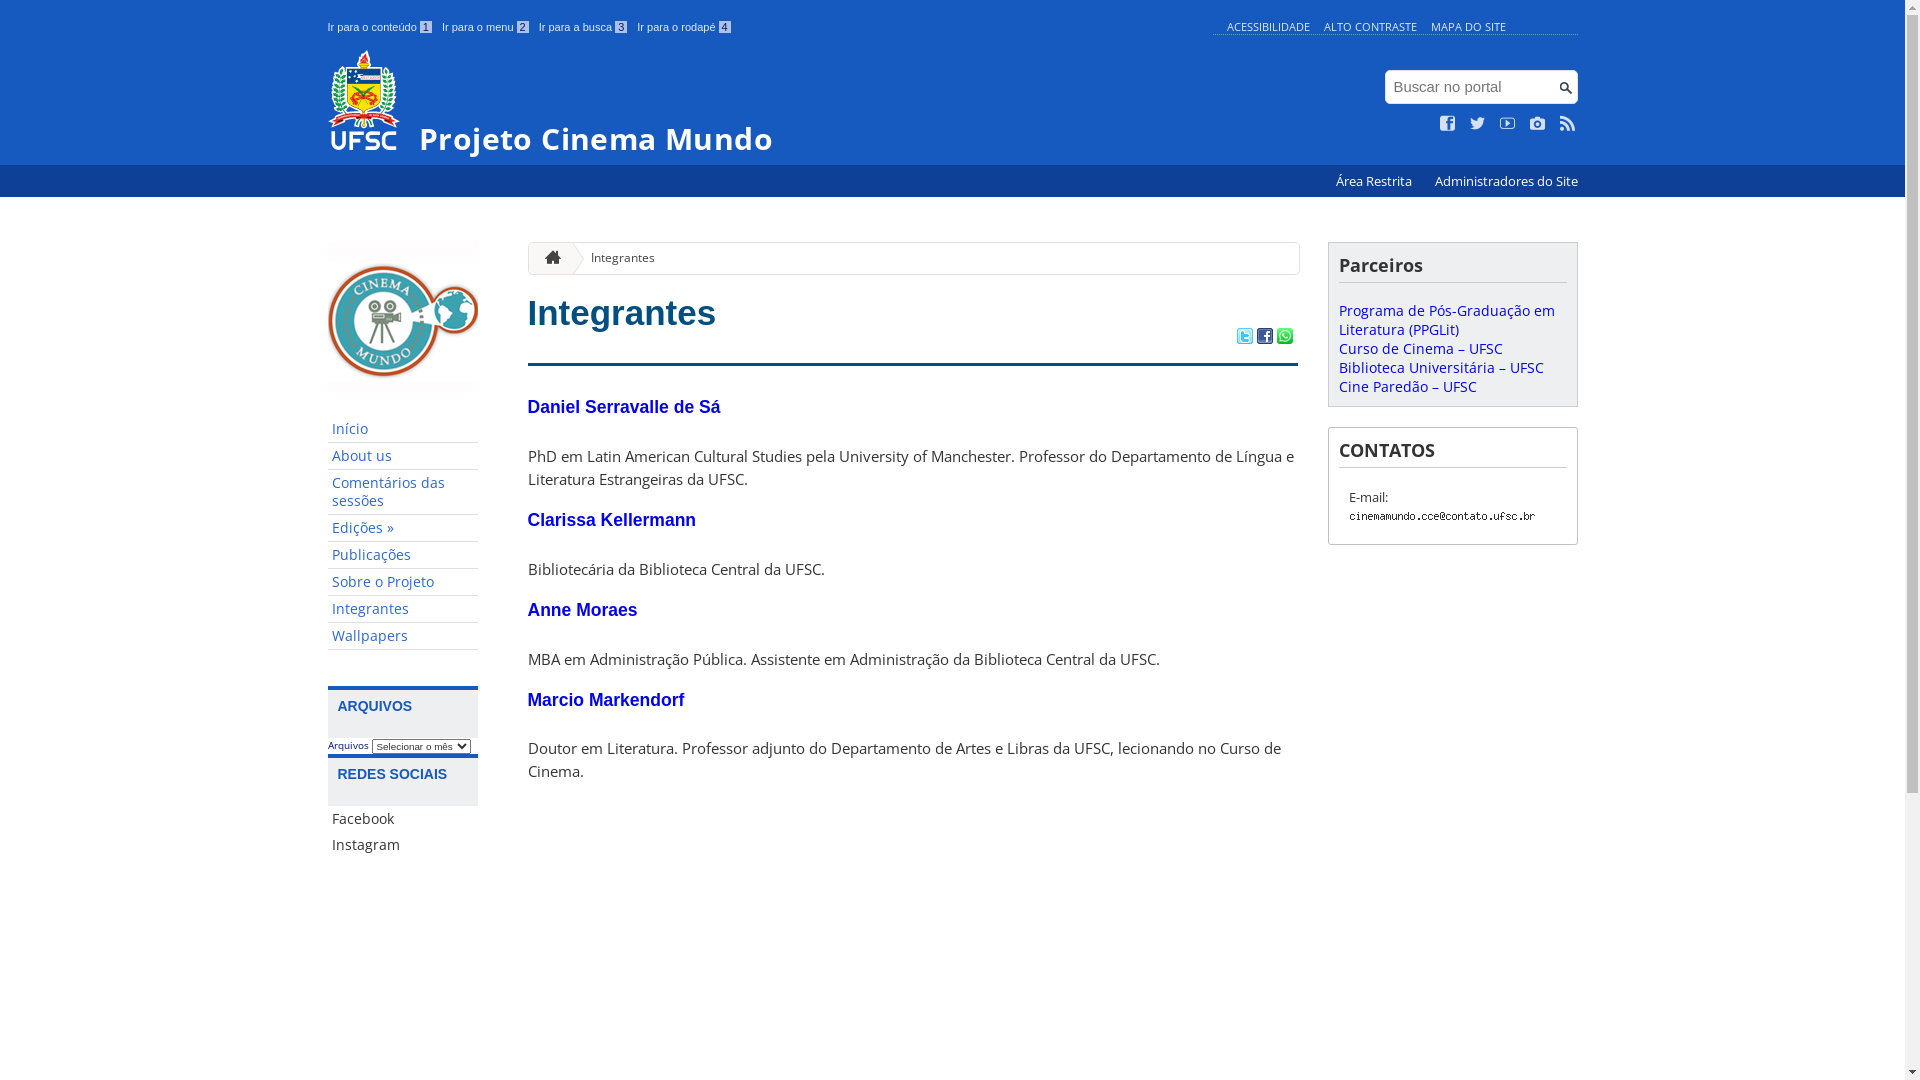 The image size is (1920, 1080). Describe the element at coordinates (1505, 181) in the screenshot. I see `'Administradores do Site'` at that location.